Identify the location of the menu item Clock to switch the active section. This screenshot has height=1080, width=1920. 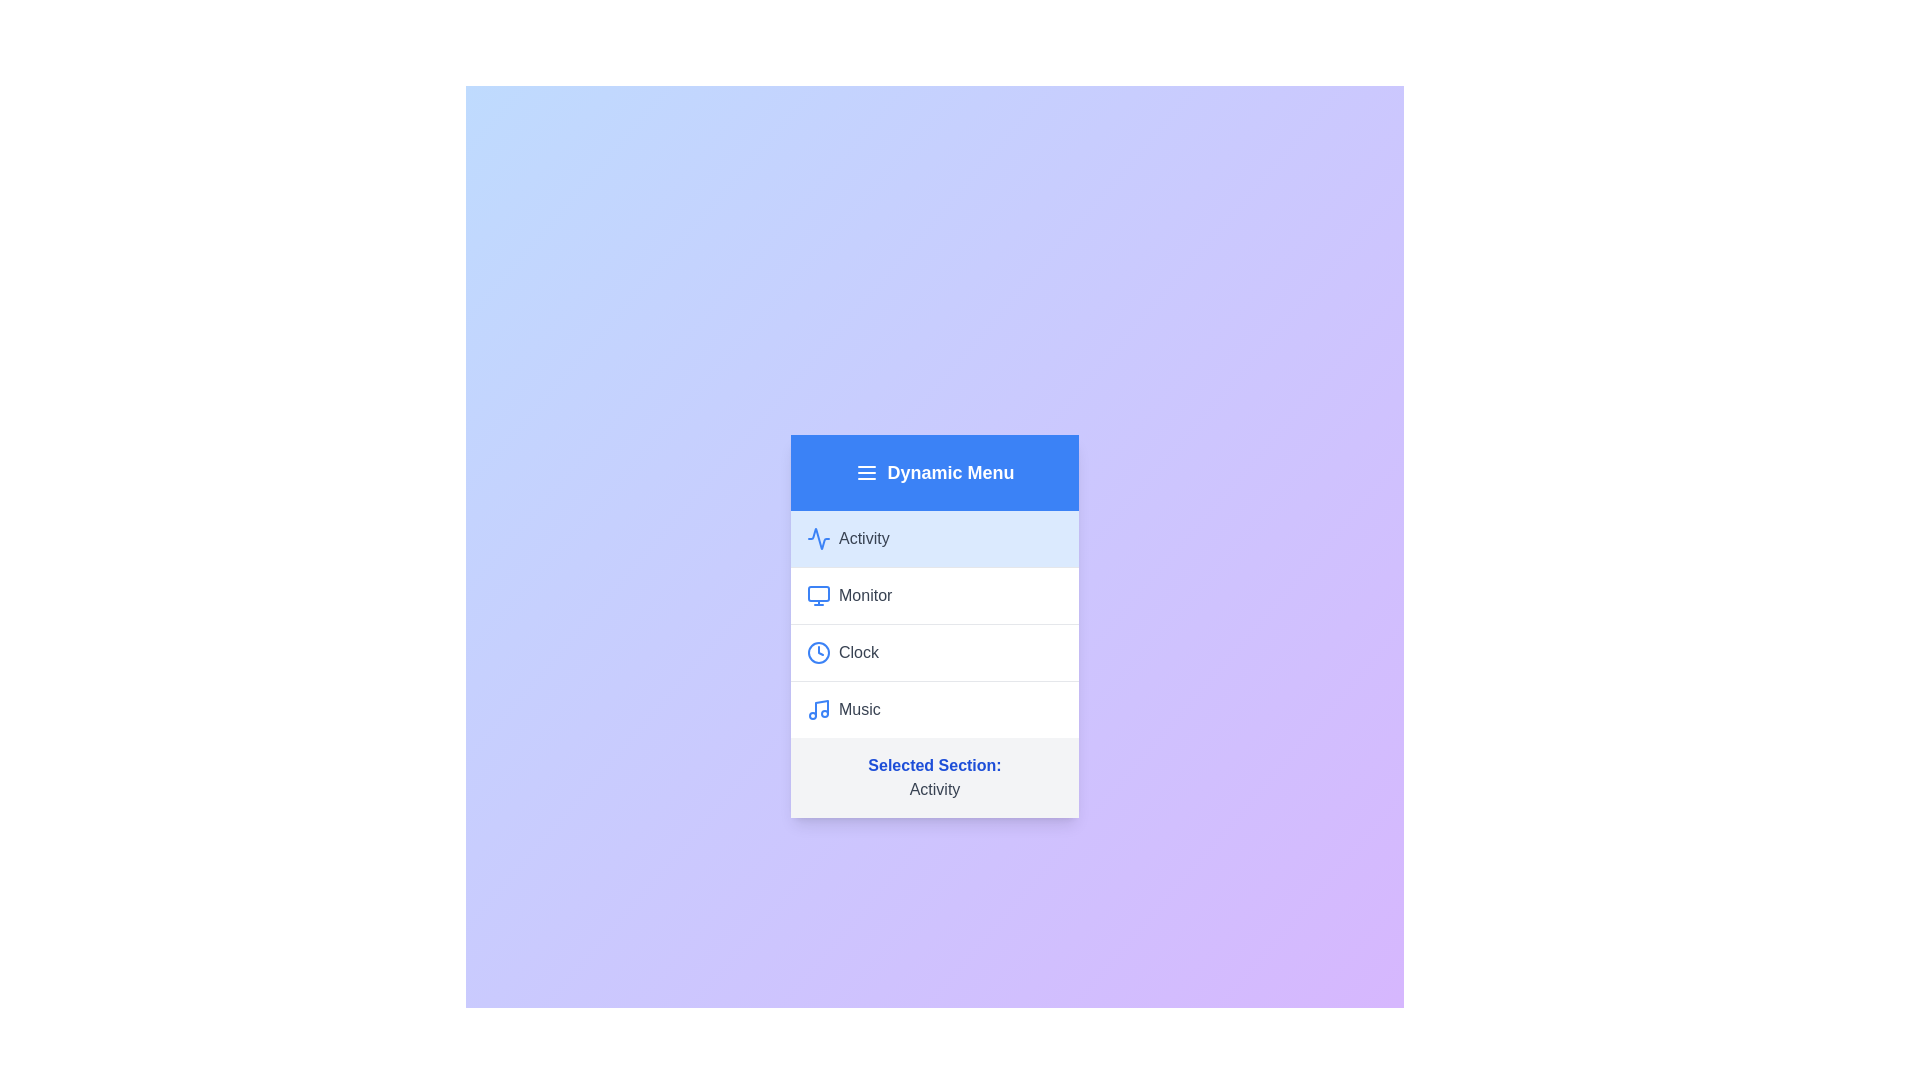
(934, 651).